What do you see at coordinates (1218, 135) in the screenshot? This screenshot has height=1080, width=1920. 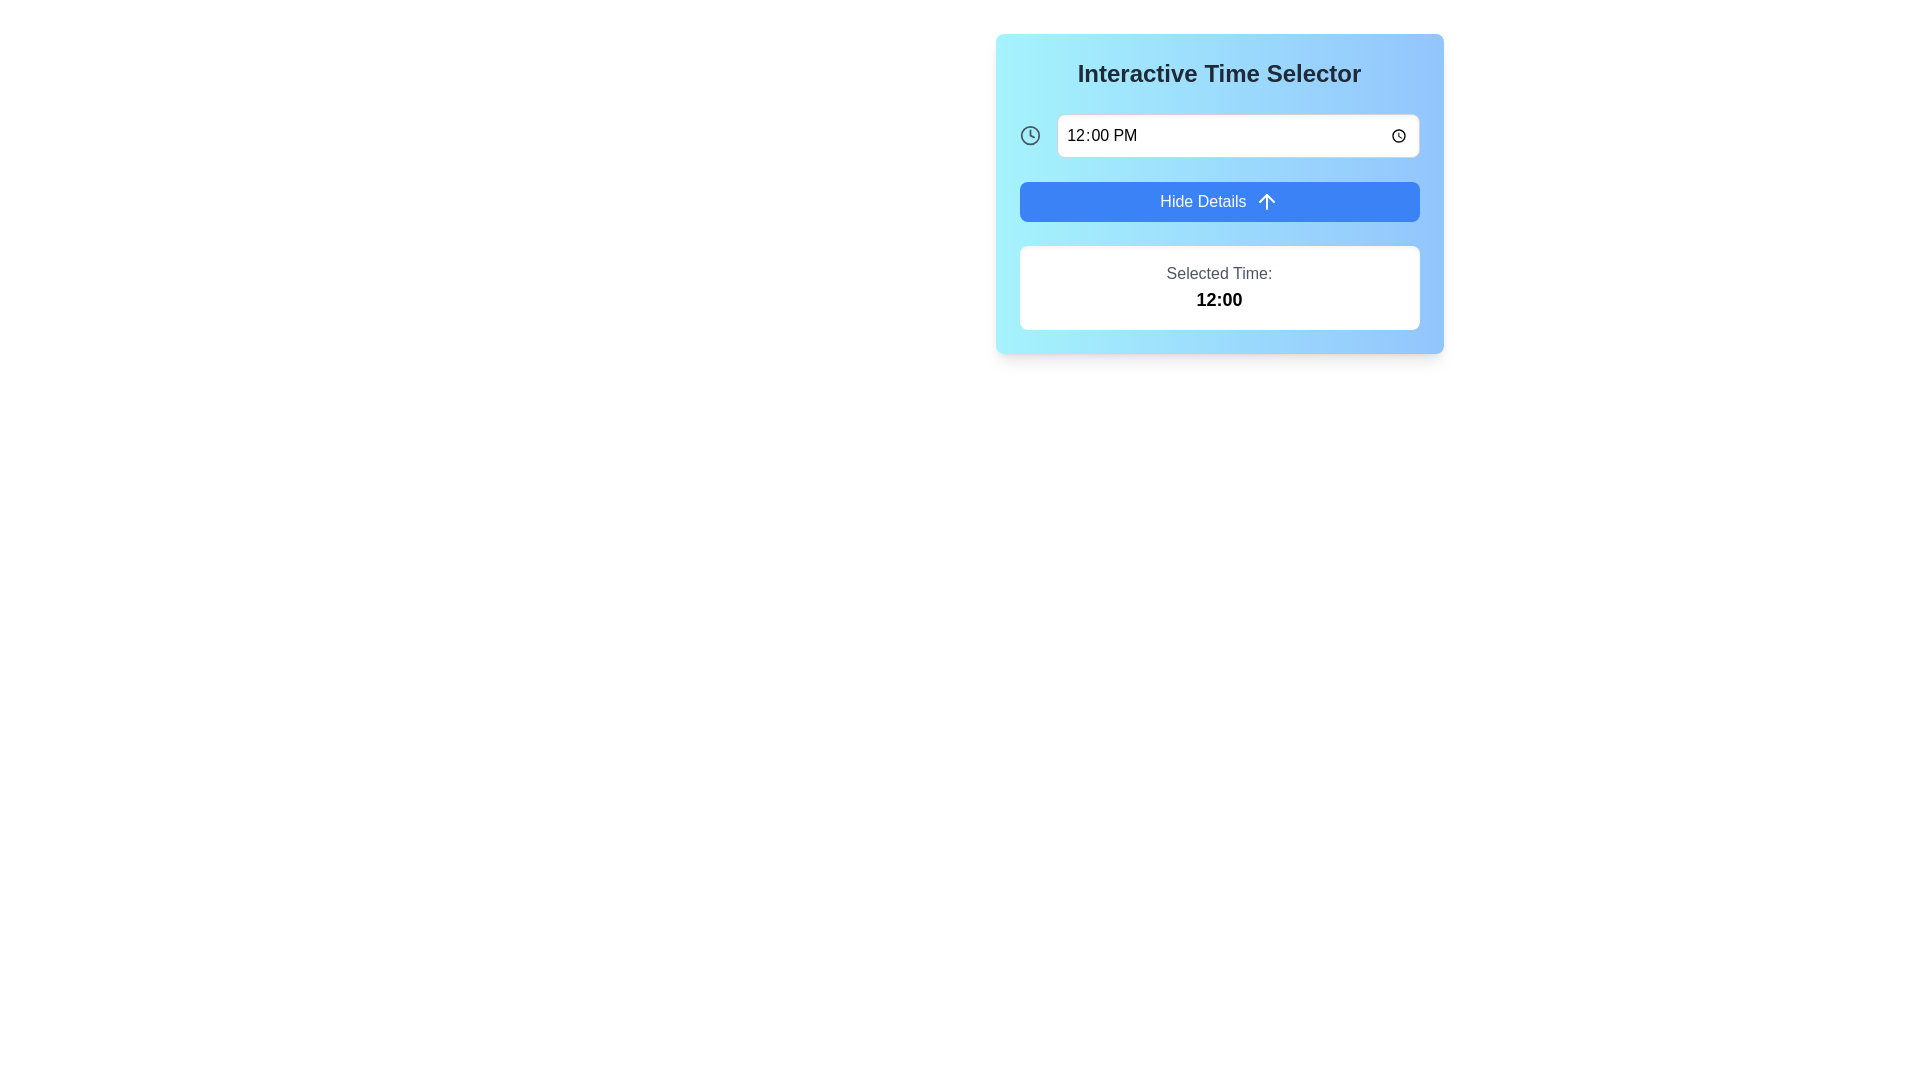 I see `the Time input field located in the 'Interactive Time Selector' panel to set or edit the time` at bounding box center [1218, 135].